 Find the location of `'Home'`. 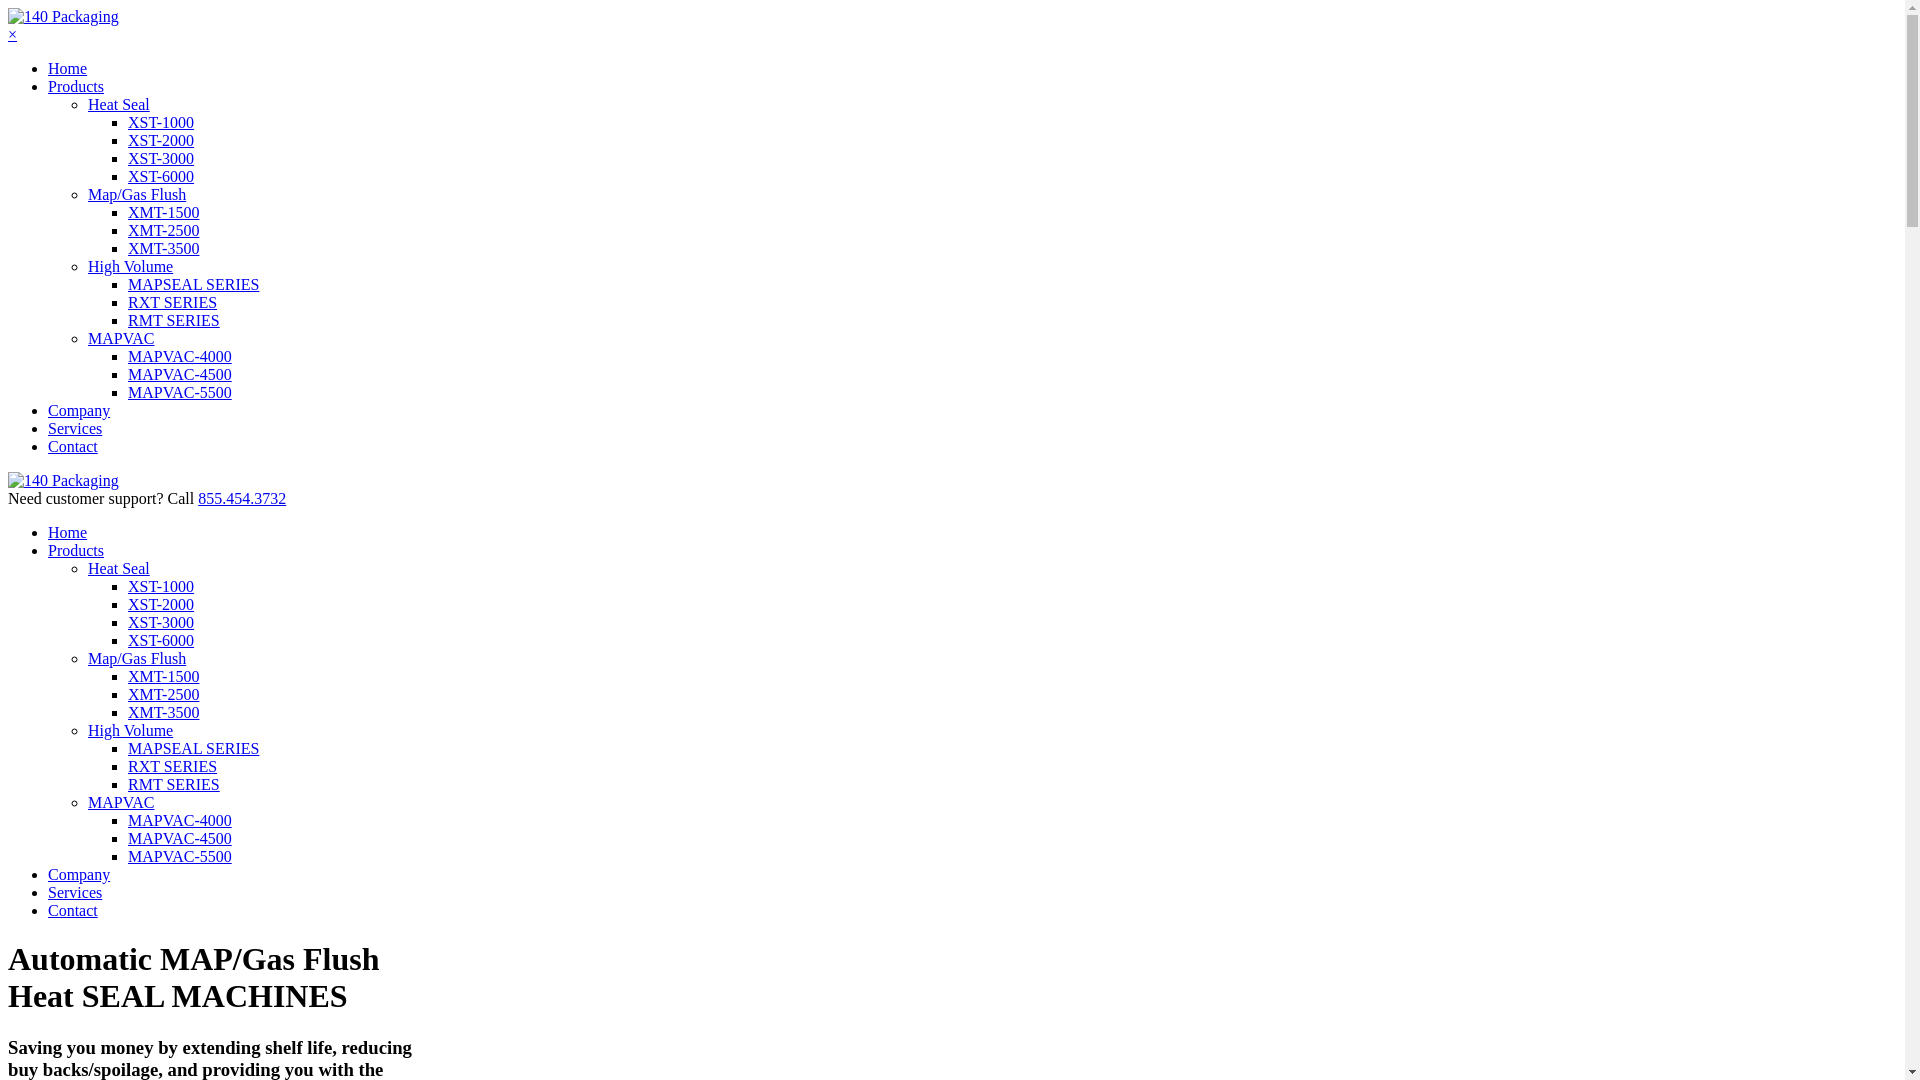

'Home' is located at coordinates (48, 531).